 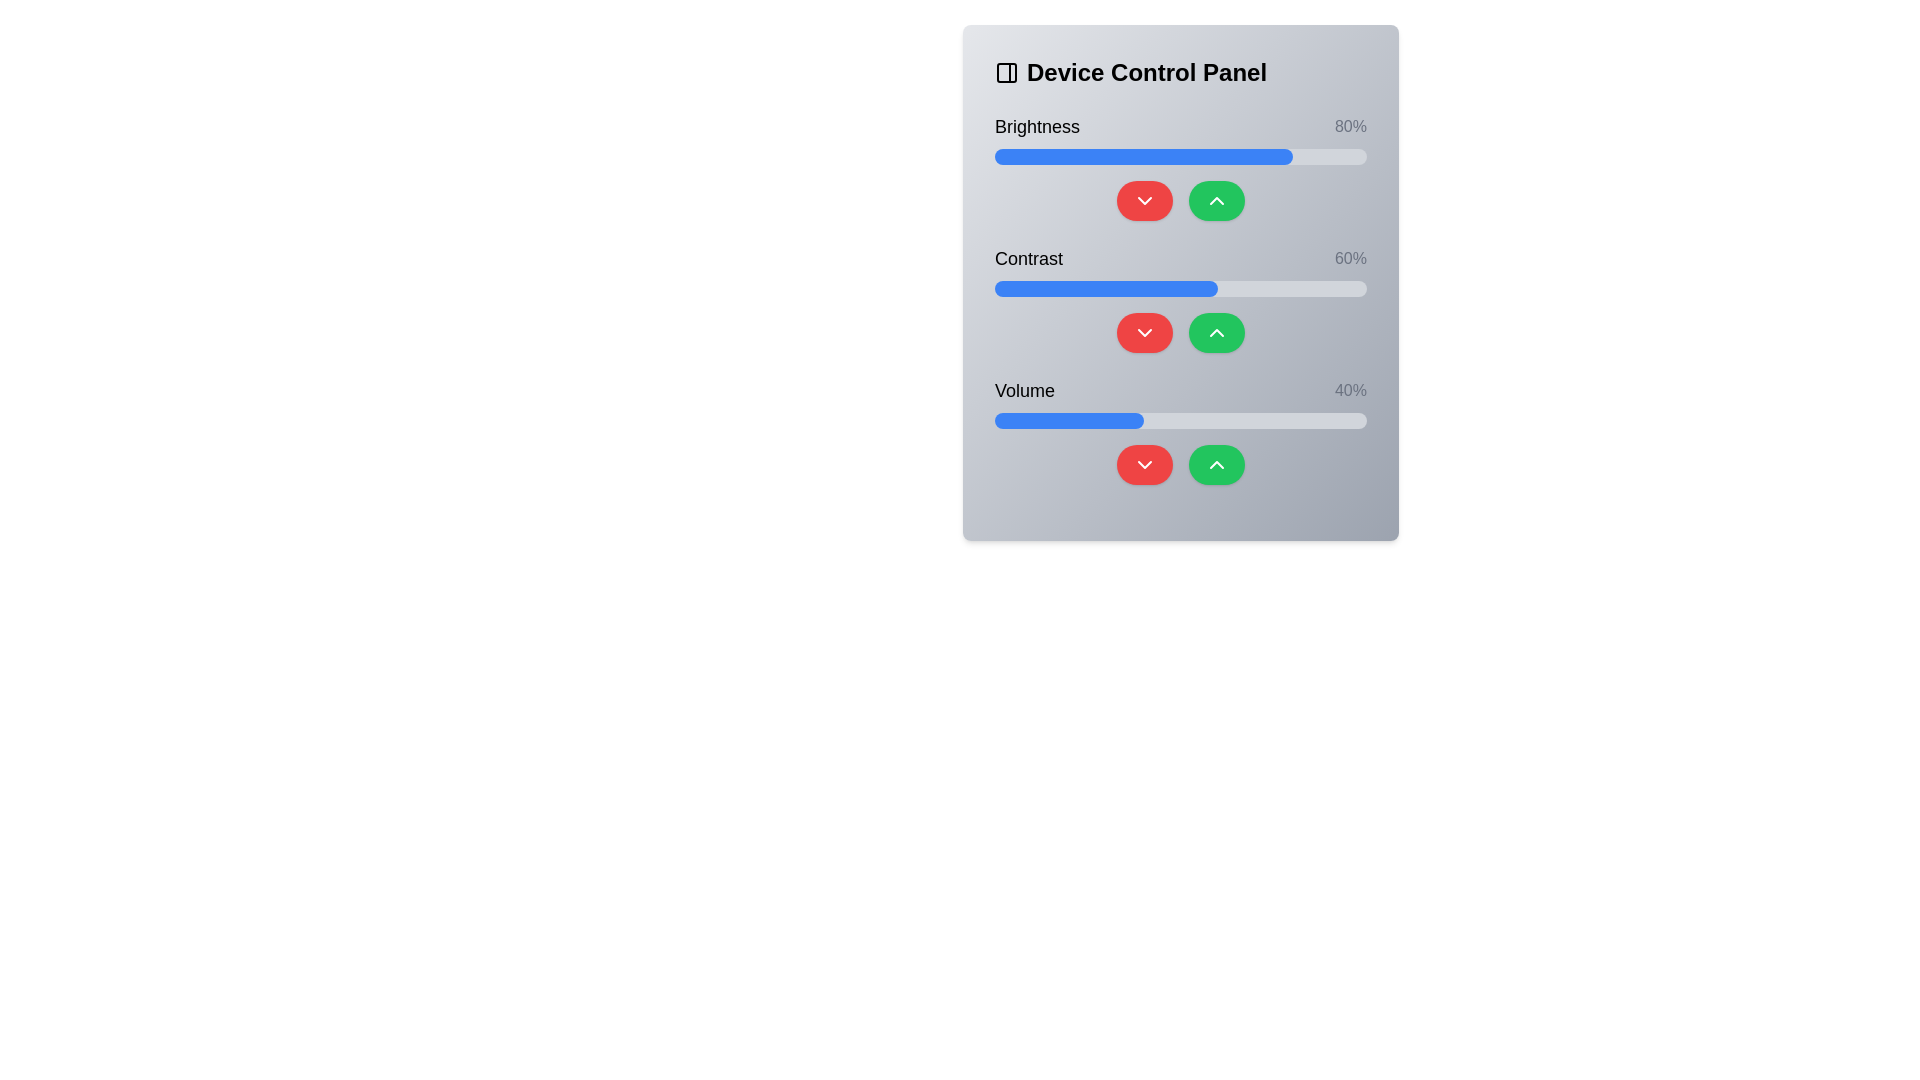 I want to click on the Interactive icon embedded within the green circular button for adjusting the 'Contrast' parameter, so click(x=1216, y=331).